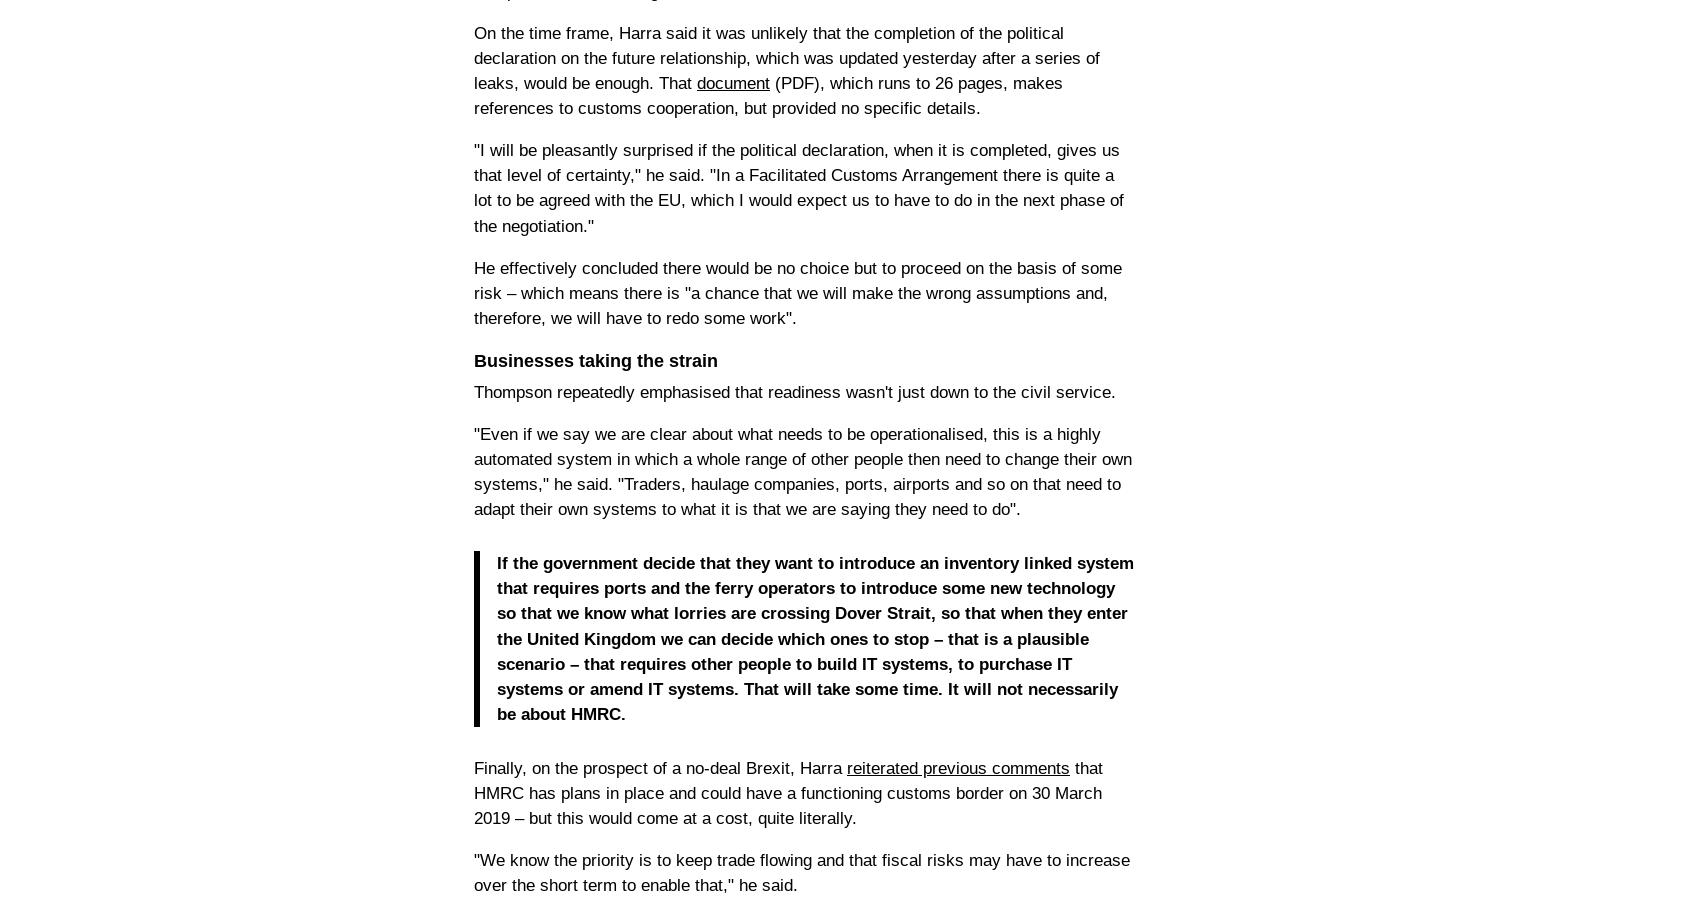 This screenshot has height=920, width=1700. What do you see at coordinates (473, 767) in the screenshot?
I see `'Finally, on the prospect of a no-deal Brexit, Harra'` at bounding box center [473, 767].